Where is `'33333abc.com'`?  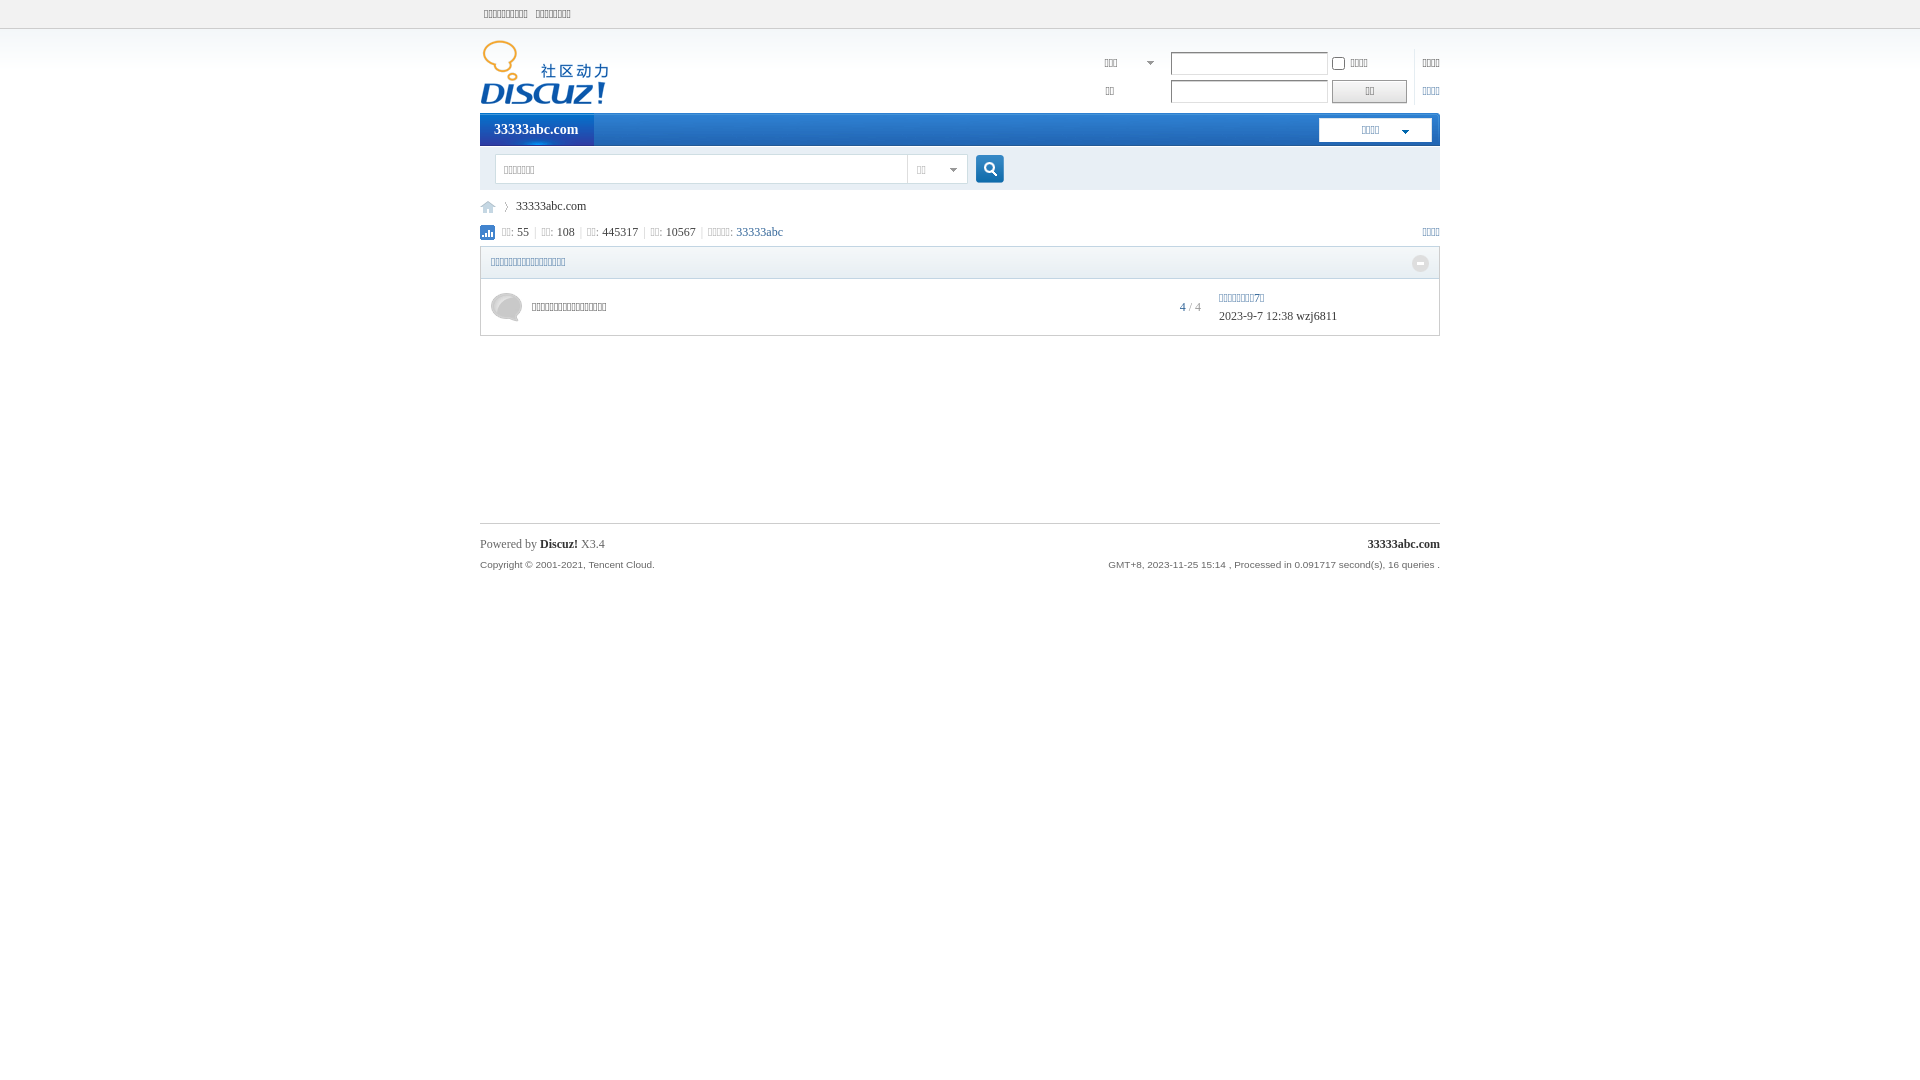 '33333abc.com' is located at coordinates (488, 206).